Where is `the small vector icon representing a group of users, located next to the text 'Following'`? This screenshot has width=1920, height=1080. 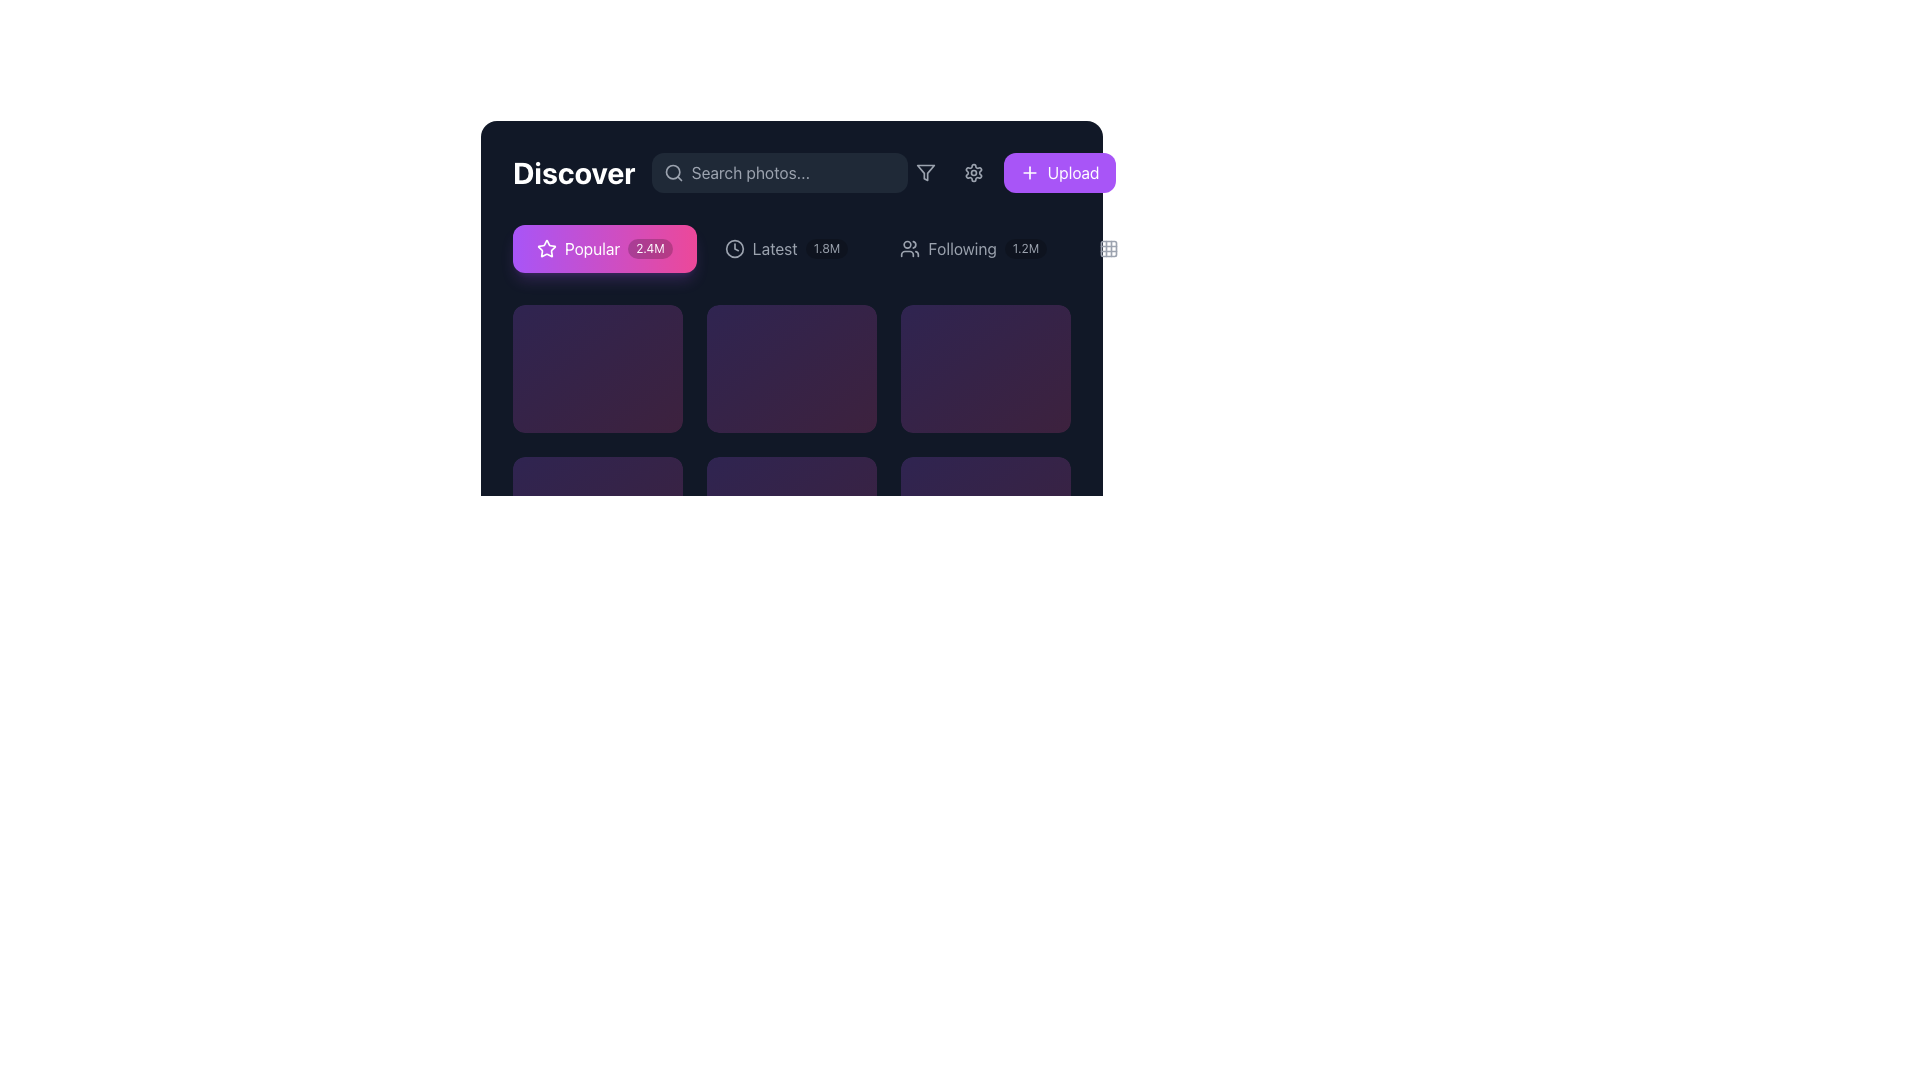 the small vector icon representing a group of users, located next to the text 'Following' is located at coordinates (909, 248).